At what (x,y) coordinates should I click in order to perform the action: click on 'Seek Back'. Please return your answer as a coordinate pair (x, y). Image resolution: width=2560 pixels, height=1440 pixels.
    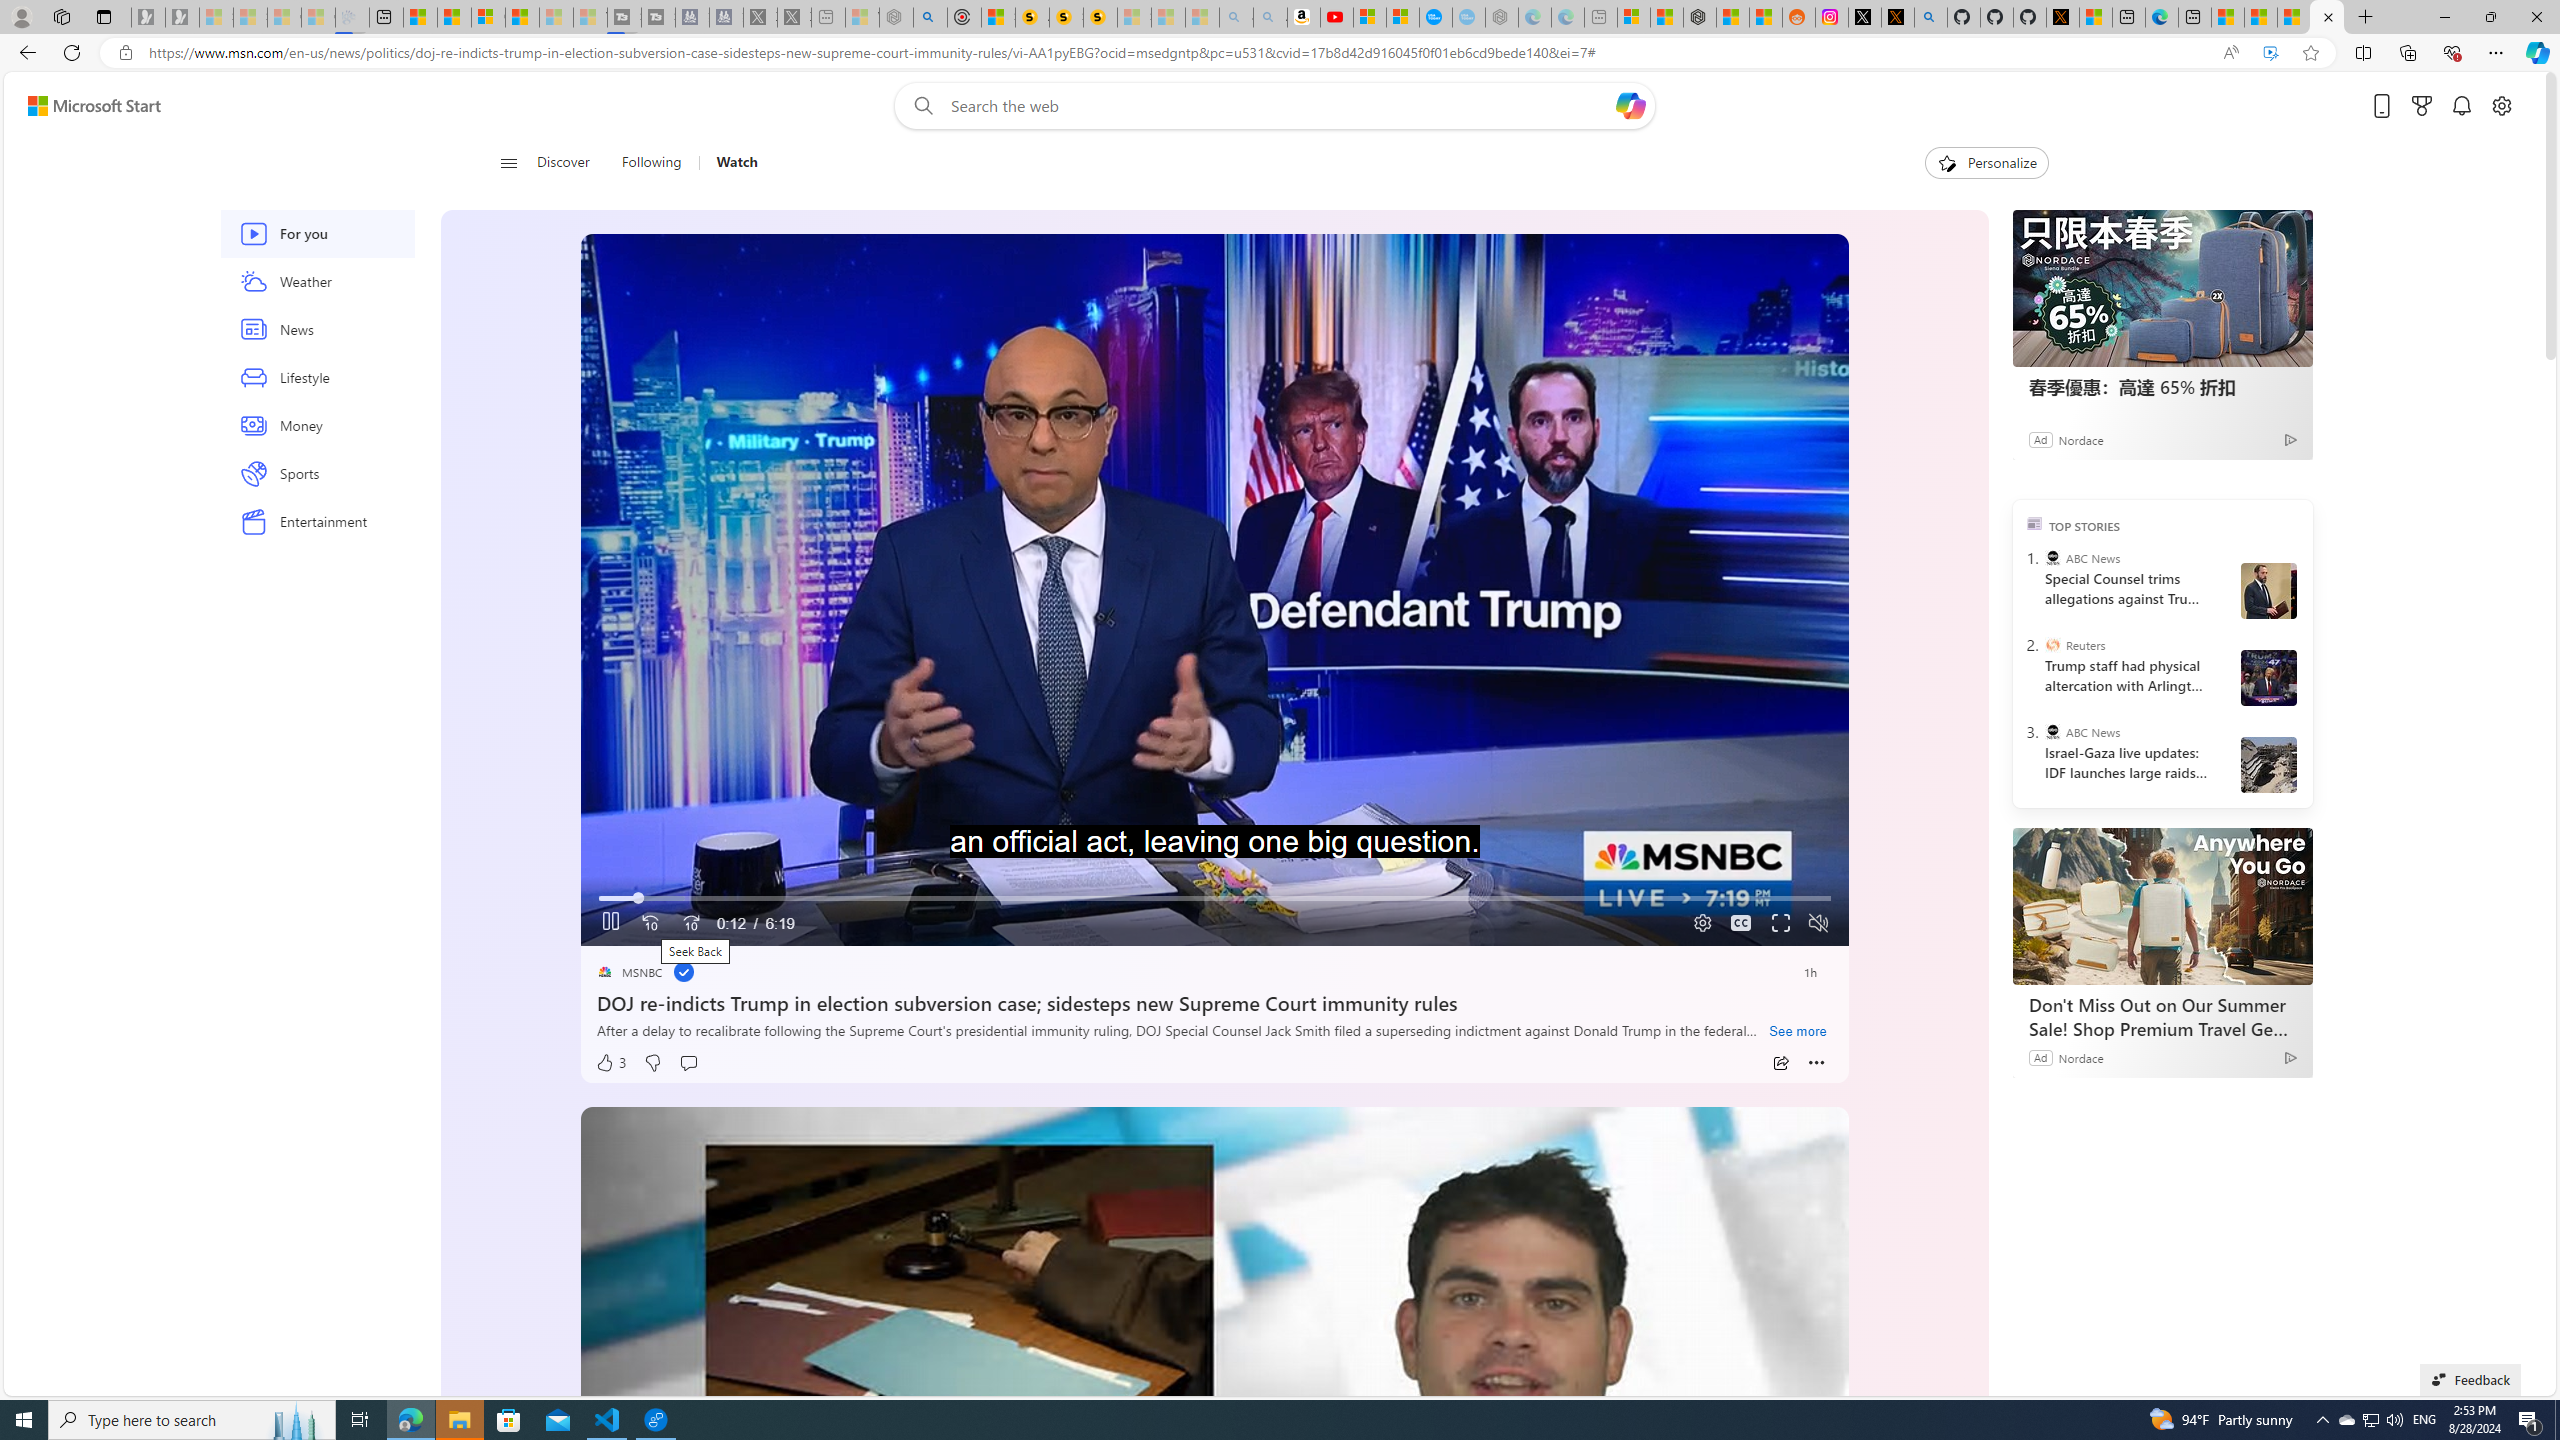
    Looking at the image, I should click on (649, 923).